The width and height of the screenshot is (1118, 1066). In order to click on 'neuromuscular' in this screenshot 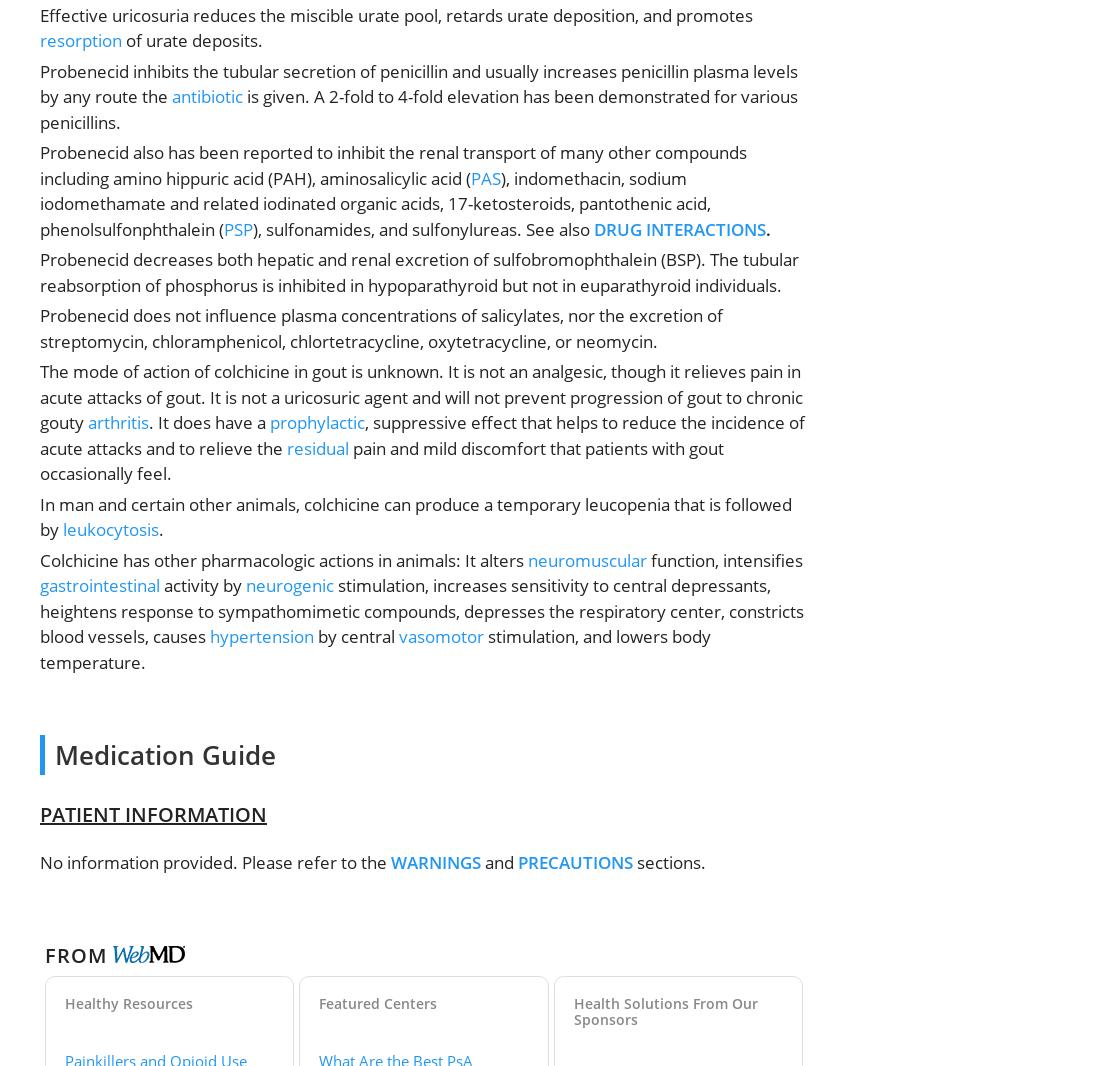, I will do `click(587, 558)`.